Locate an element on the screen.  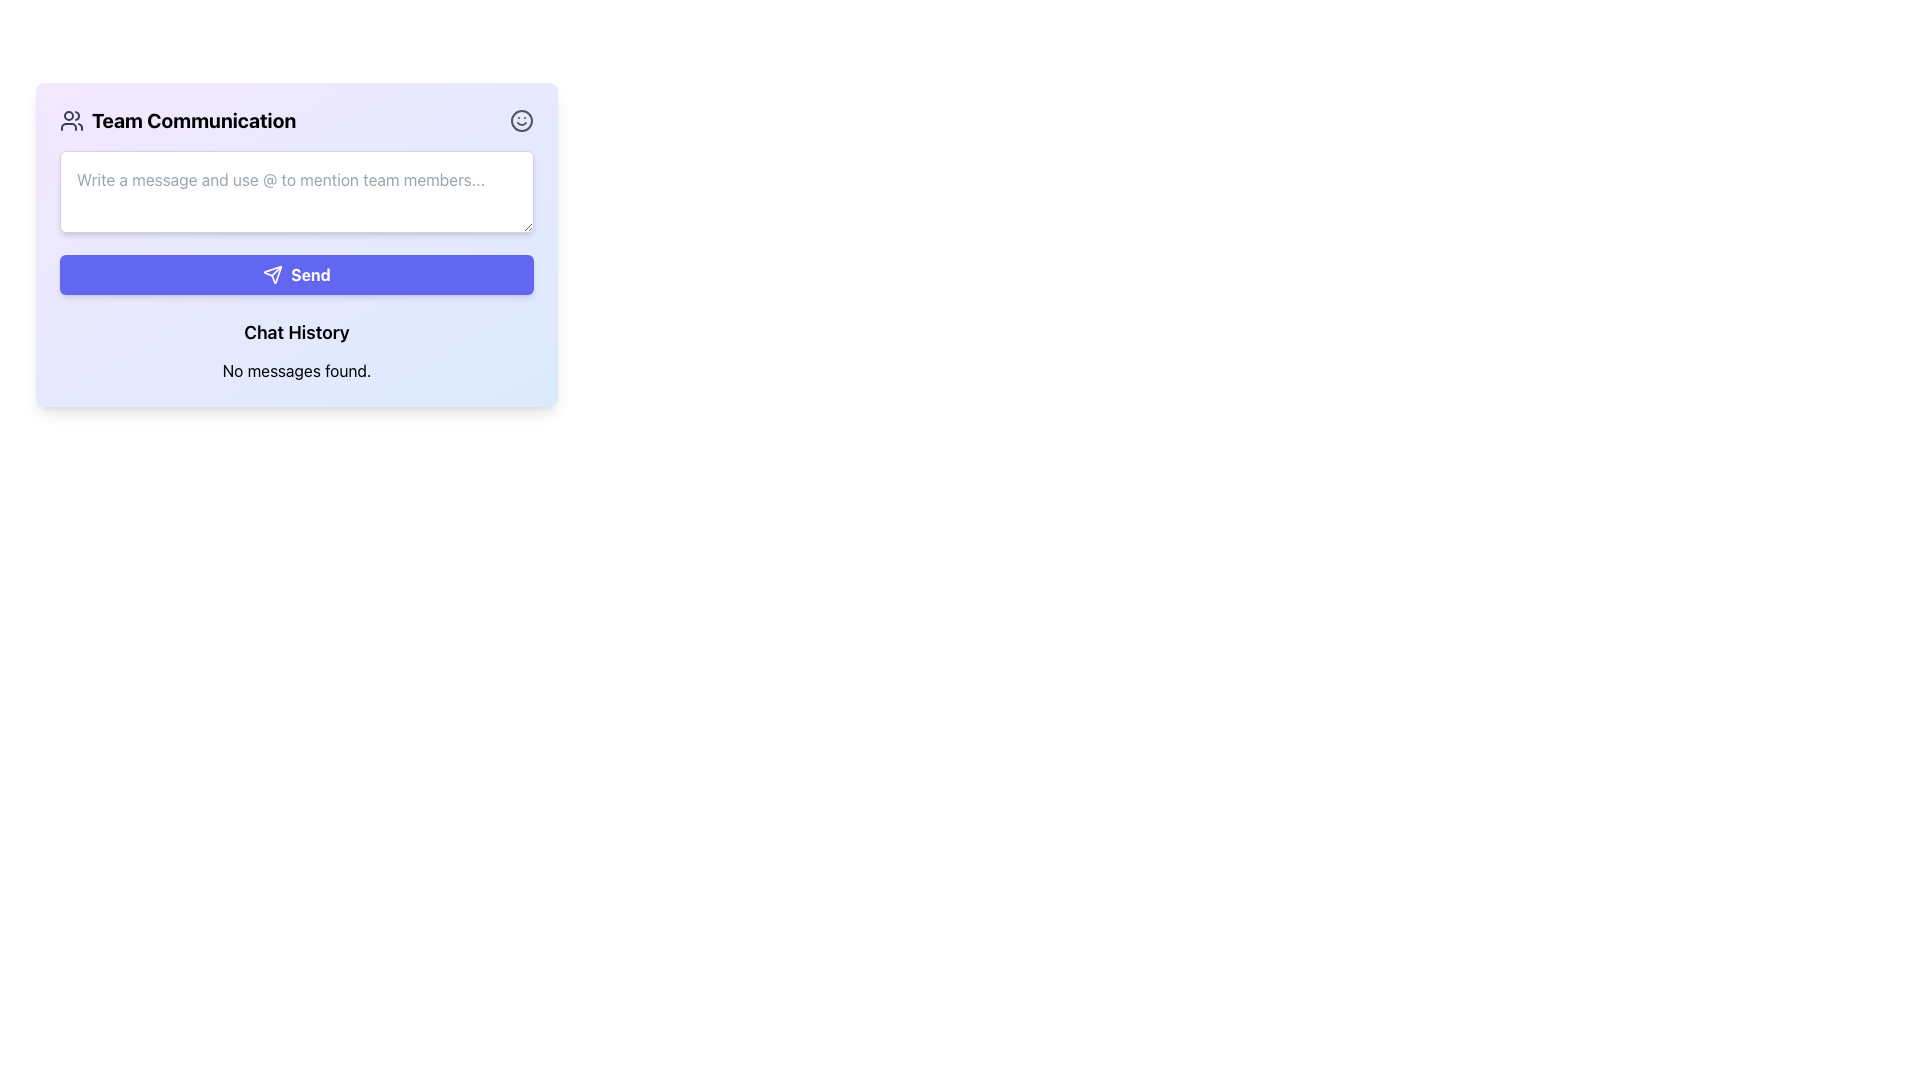
the stylized send icon located on the left side of the 'Send' button at the bottom center of the 'Team Communication' panel is located at coordinates (272, 274).